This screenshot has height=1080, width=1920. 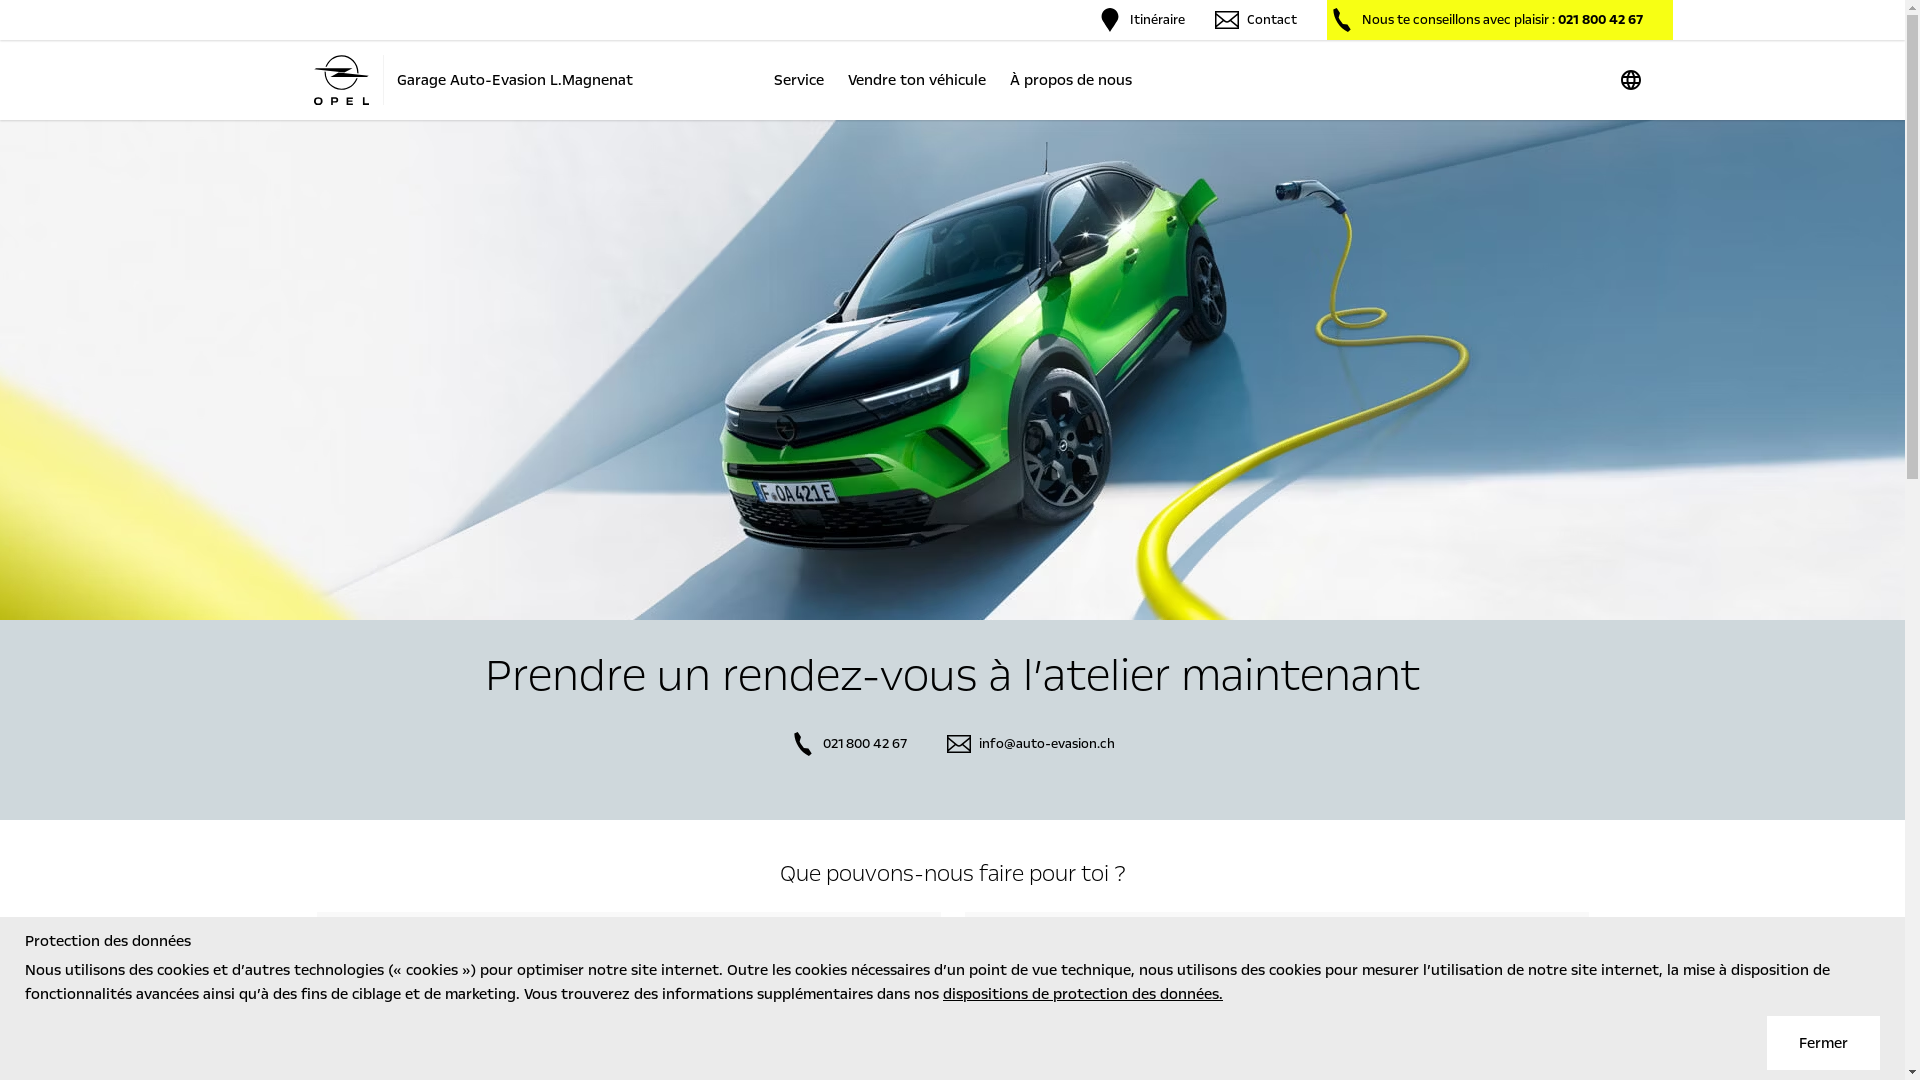 What do you see at coordinates (1030, 744) in the screenshot?
I see `'info@auto-evasion.ch'` at bounding box center [1030, 744].